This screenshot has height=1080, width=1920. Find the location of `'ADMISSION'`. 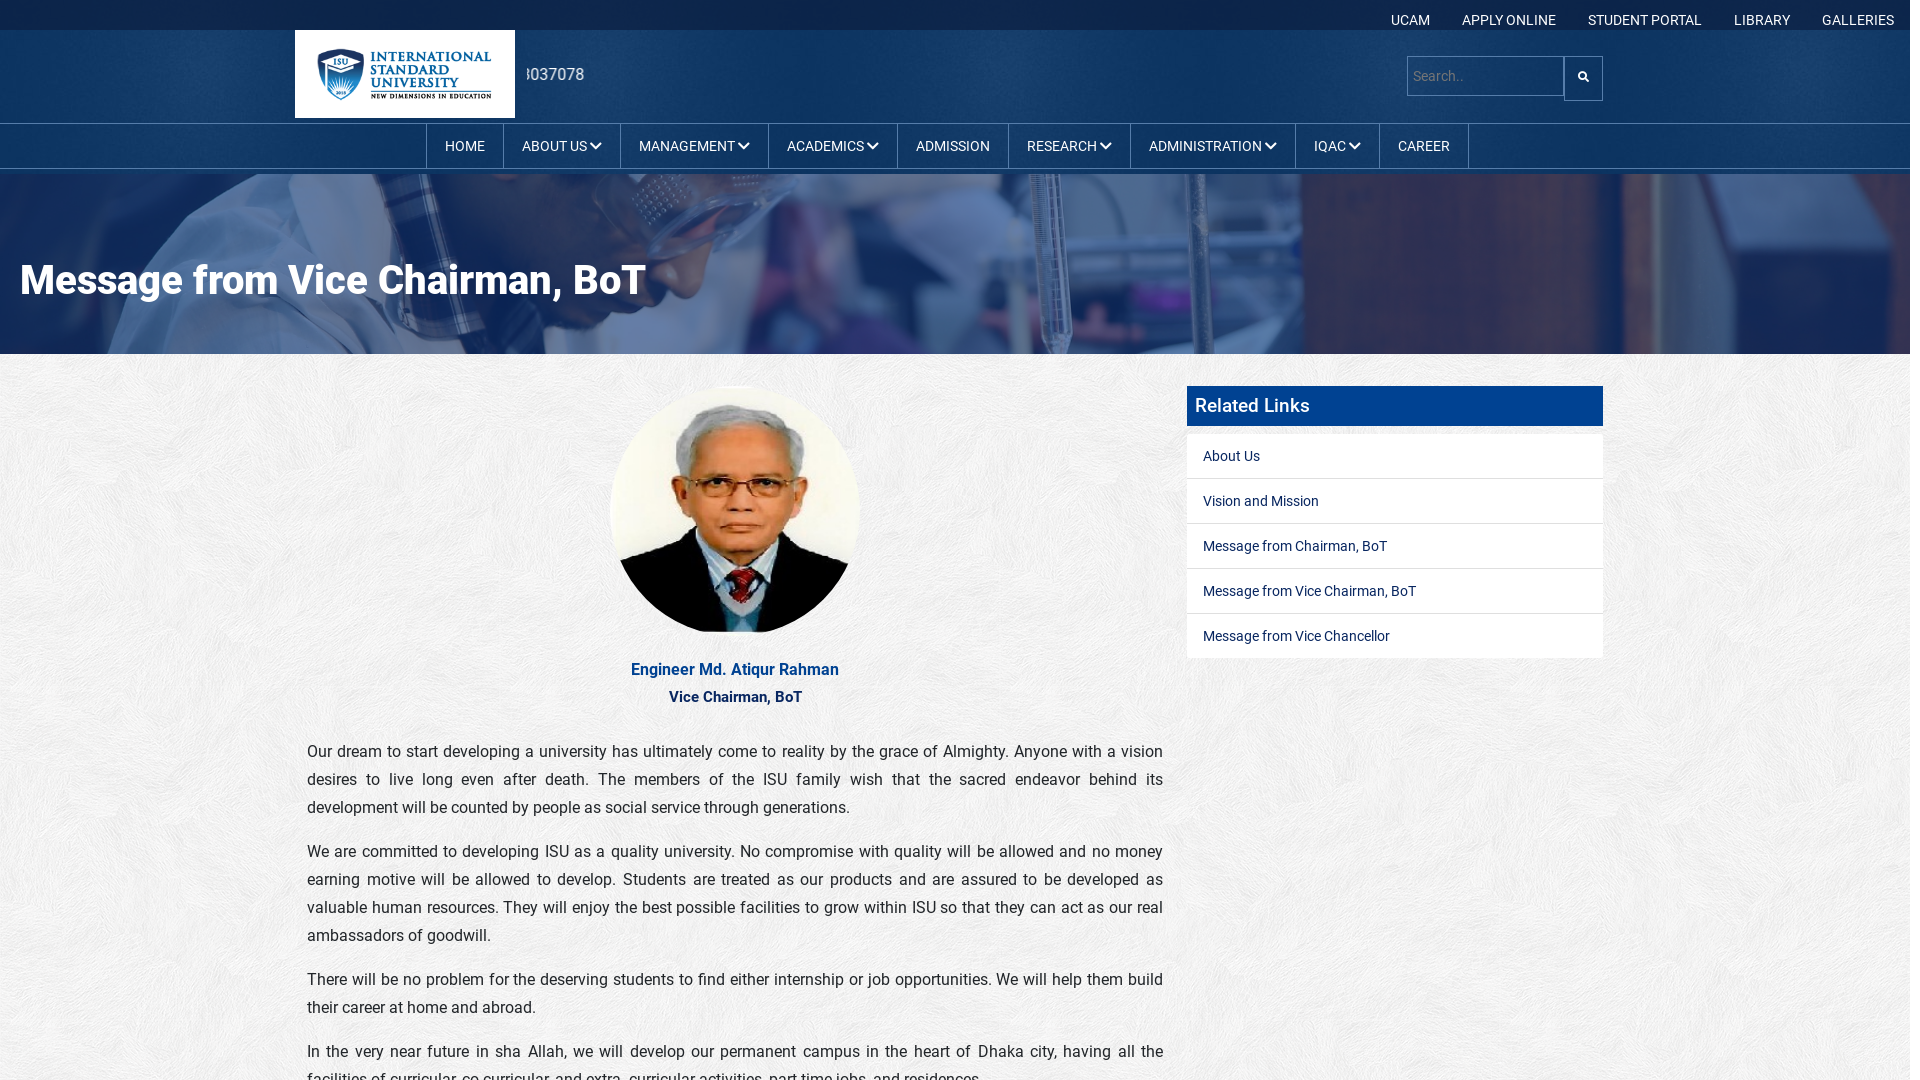

'ADMISSION' is located at coordinates (906, 145).